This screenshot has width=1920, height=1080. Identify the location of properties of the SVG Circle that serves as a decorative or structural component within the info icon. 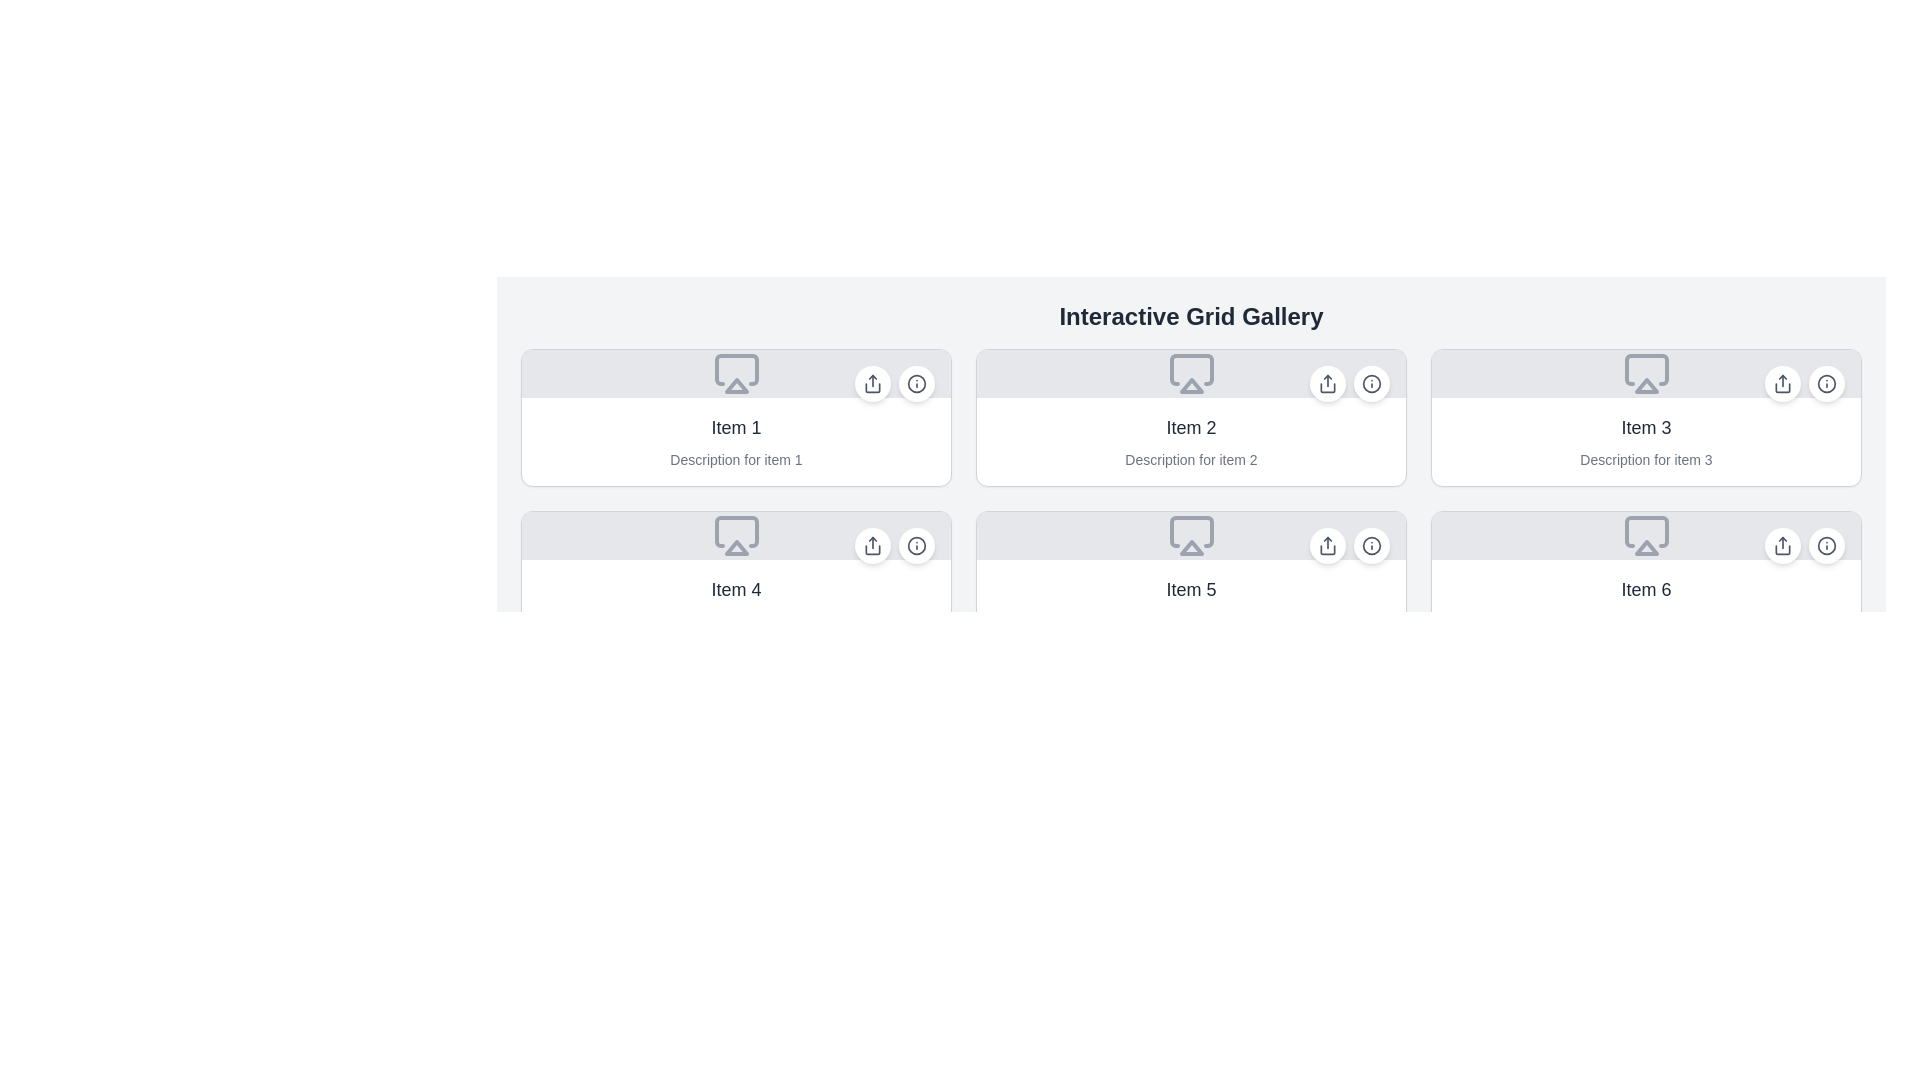
(1371, 384).